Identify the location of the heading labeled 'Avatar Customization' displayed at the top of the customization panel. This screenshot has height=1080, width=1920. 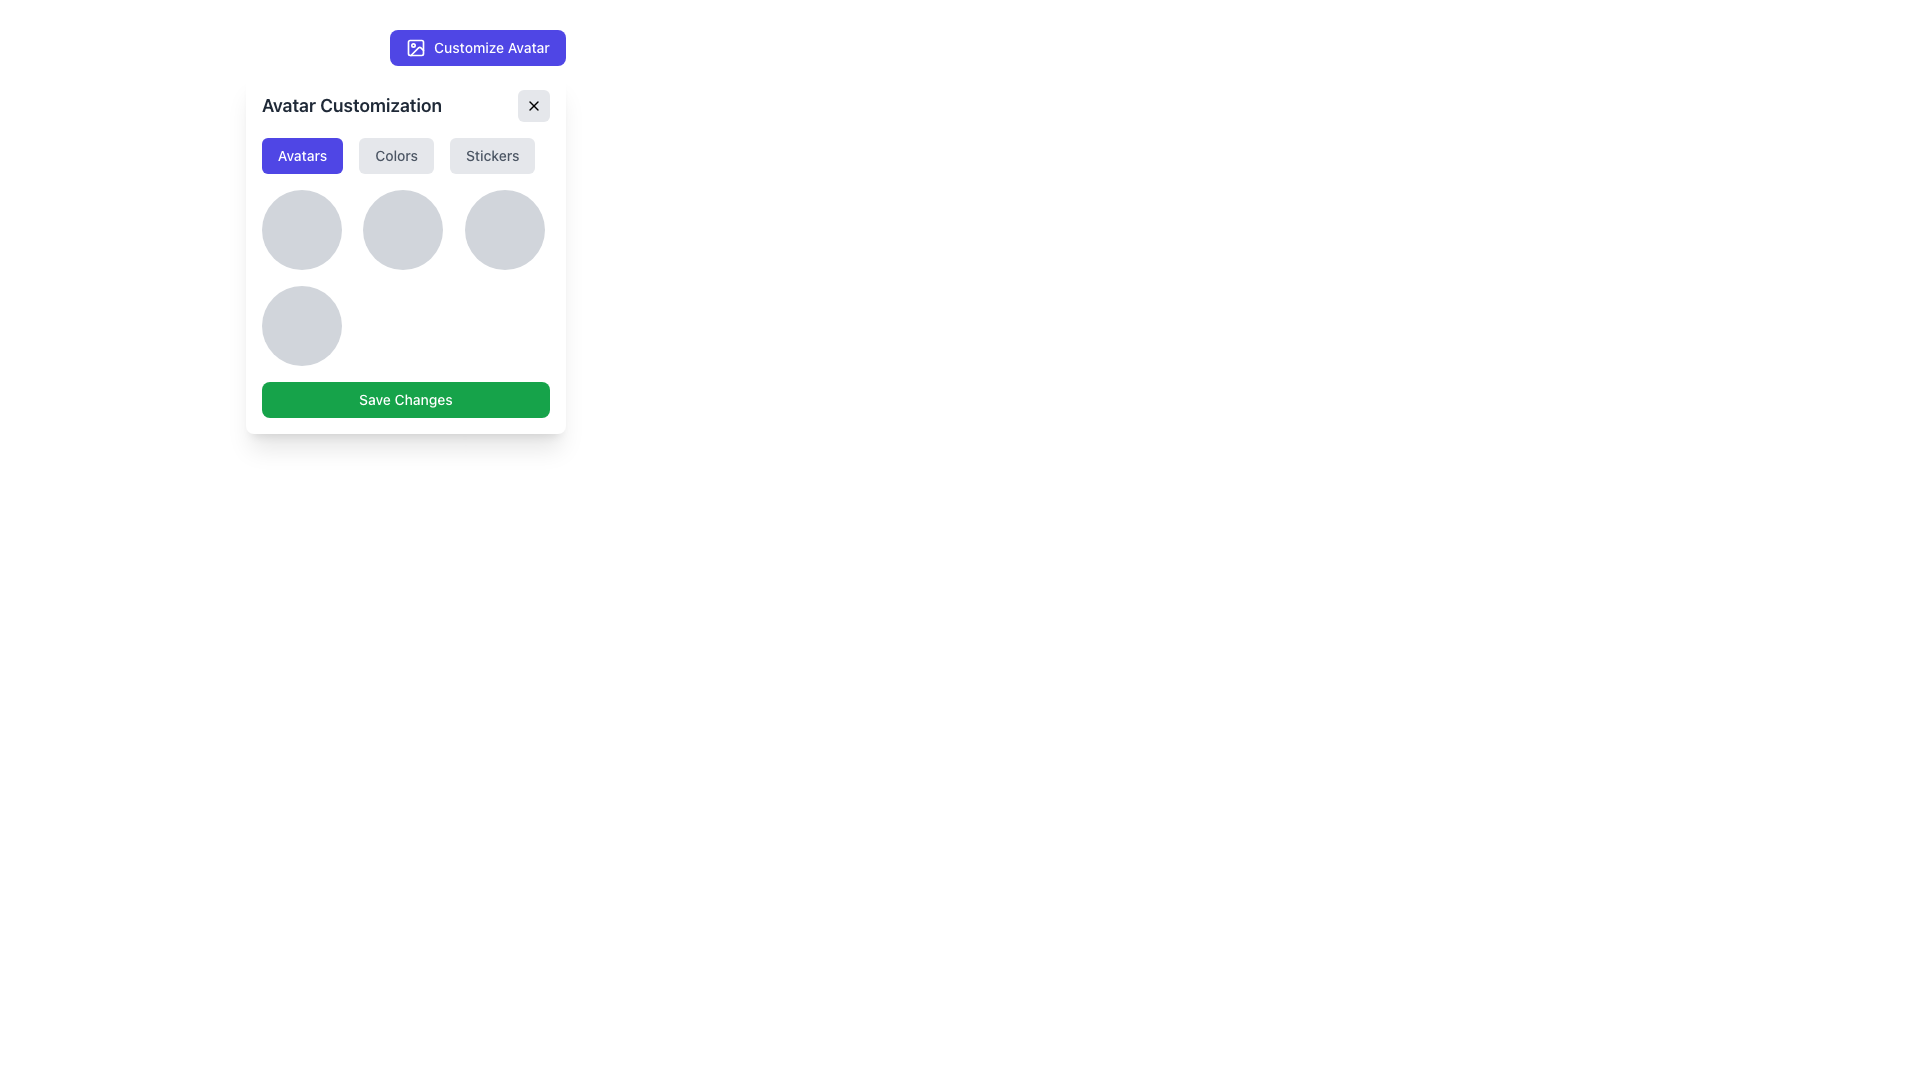
(404, 105).